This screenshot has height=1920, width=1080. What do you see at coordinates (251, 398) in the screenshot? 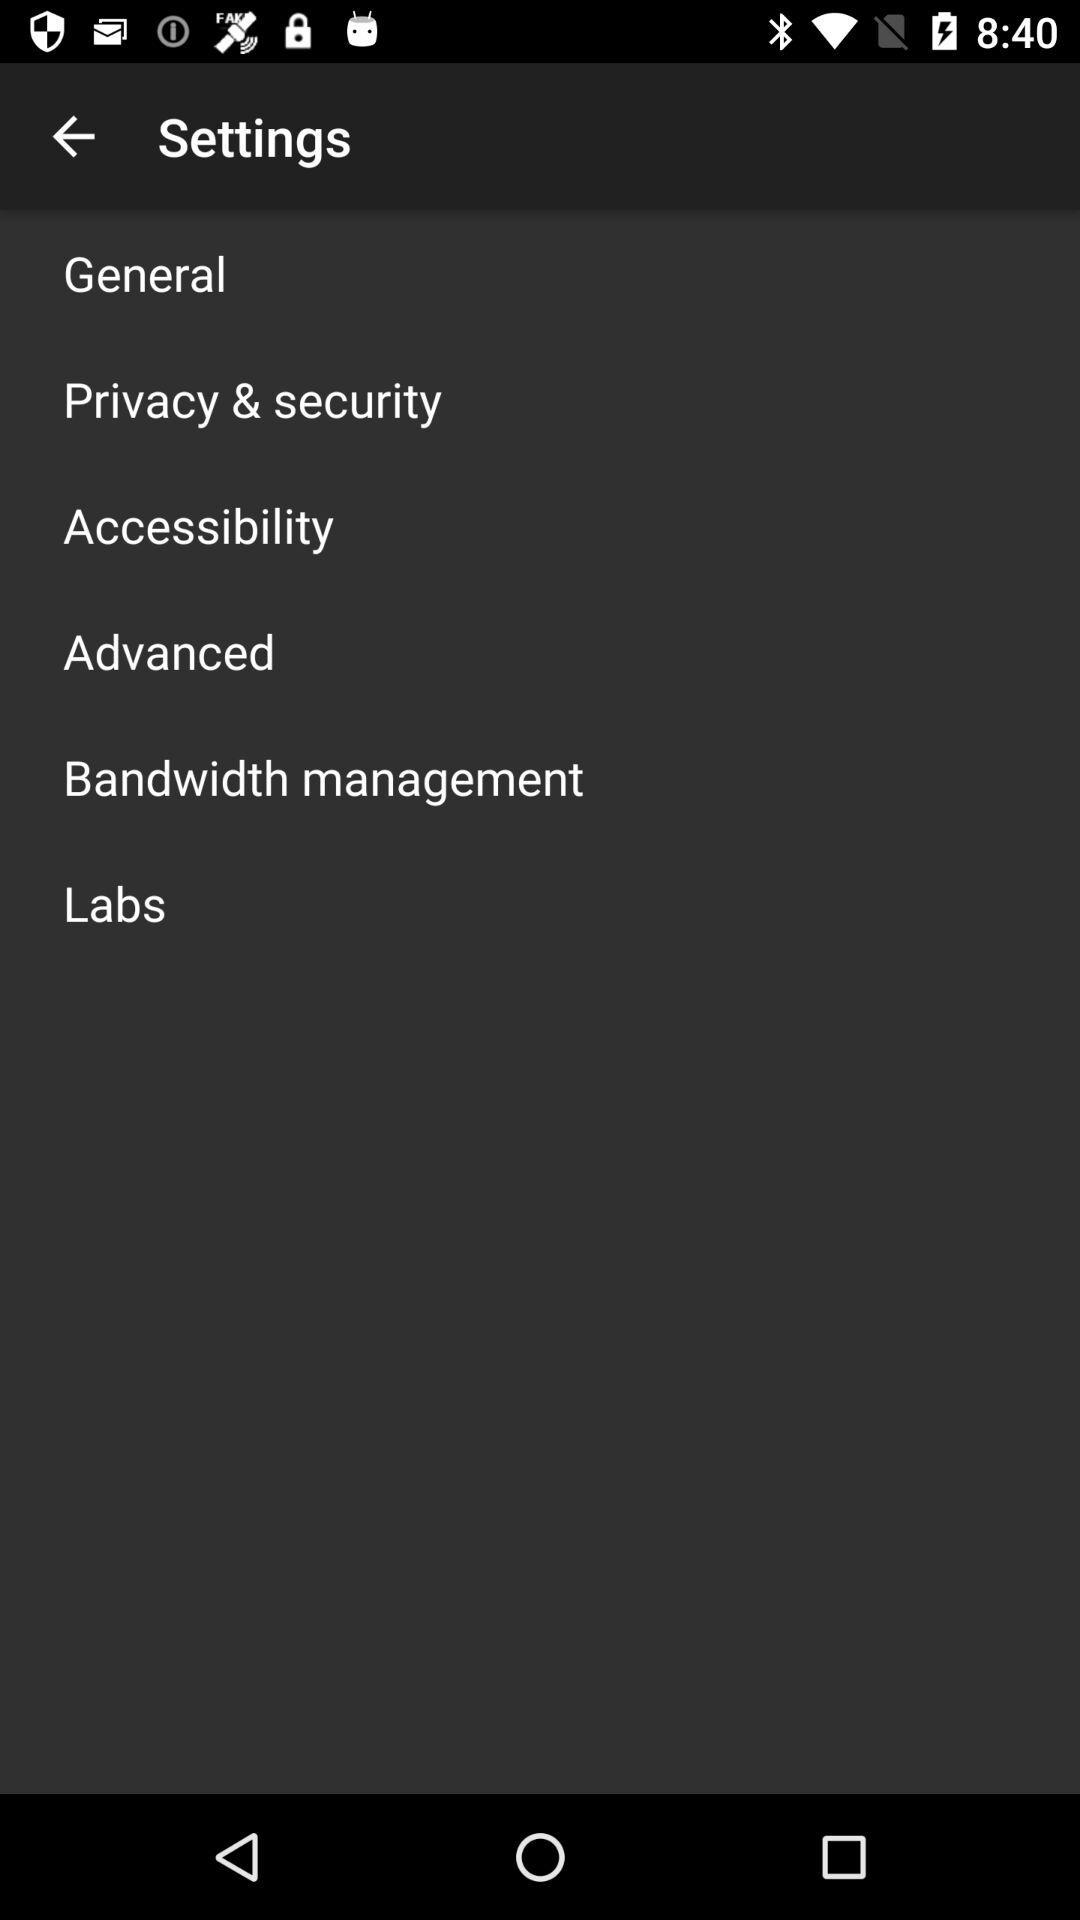
I see `privacy & security` at bounding box center [251, 398].